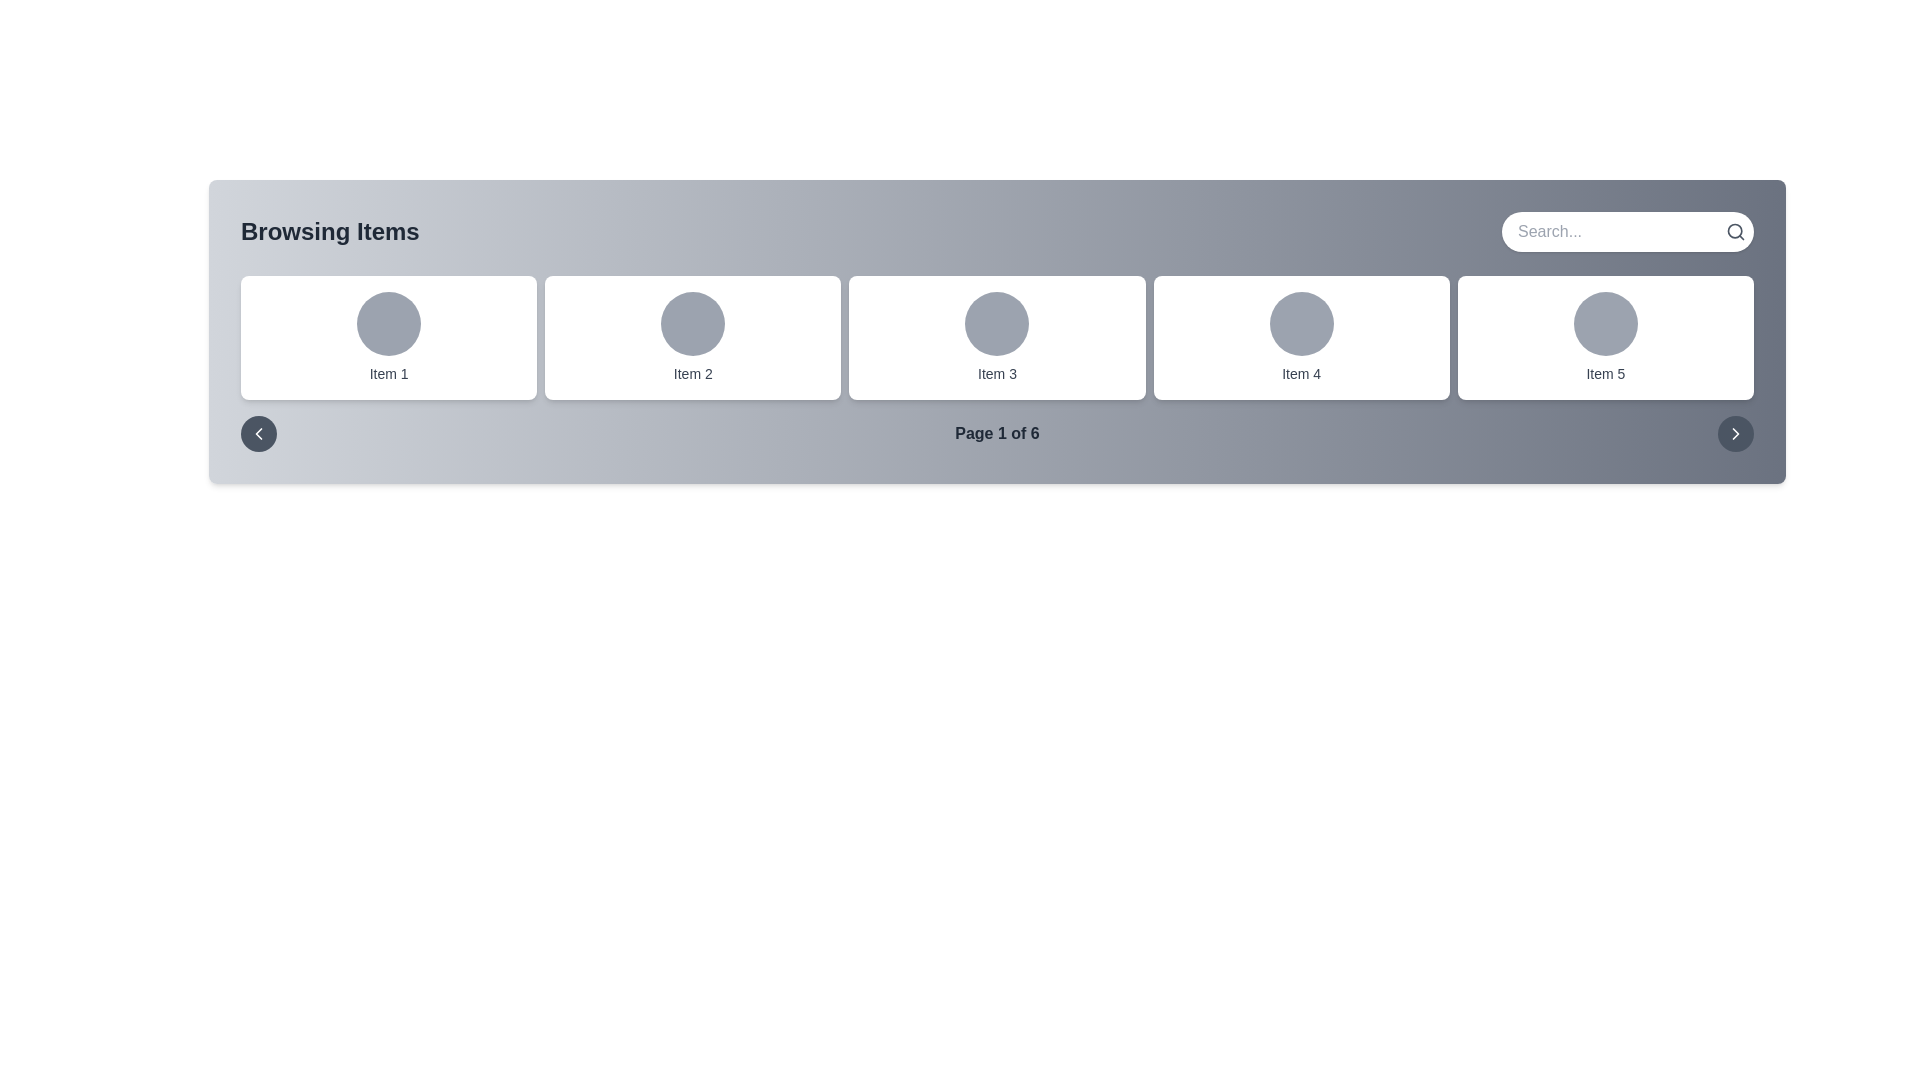 This screenshot has width=1920, height=1080. What do you see at coordinates (258, 433) in the screenshot?
I see `the leftward-pointing chevron icon button with a dark gray background` at bounding box center [258, 433].